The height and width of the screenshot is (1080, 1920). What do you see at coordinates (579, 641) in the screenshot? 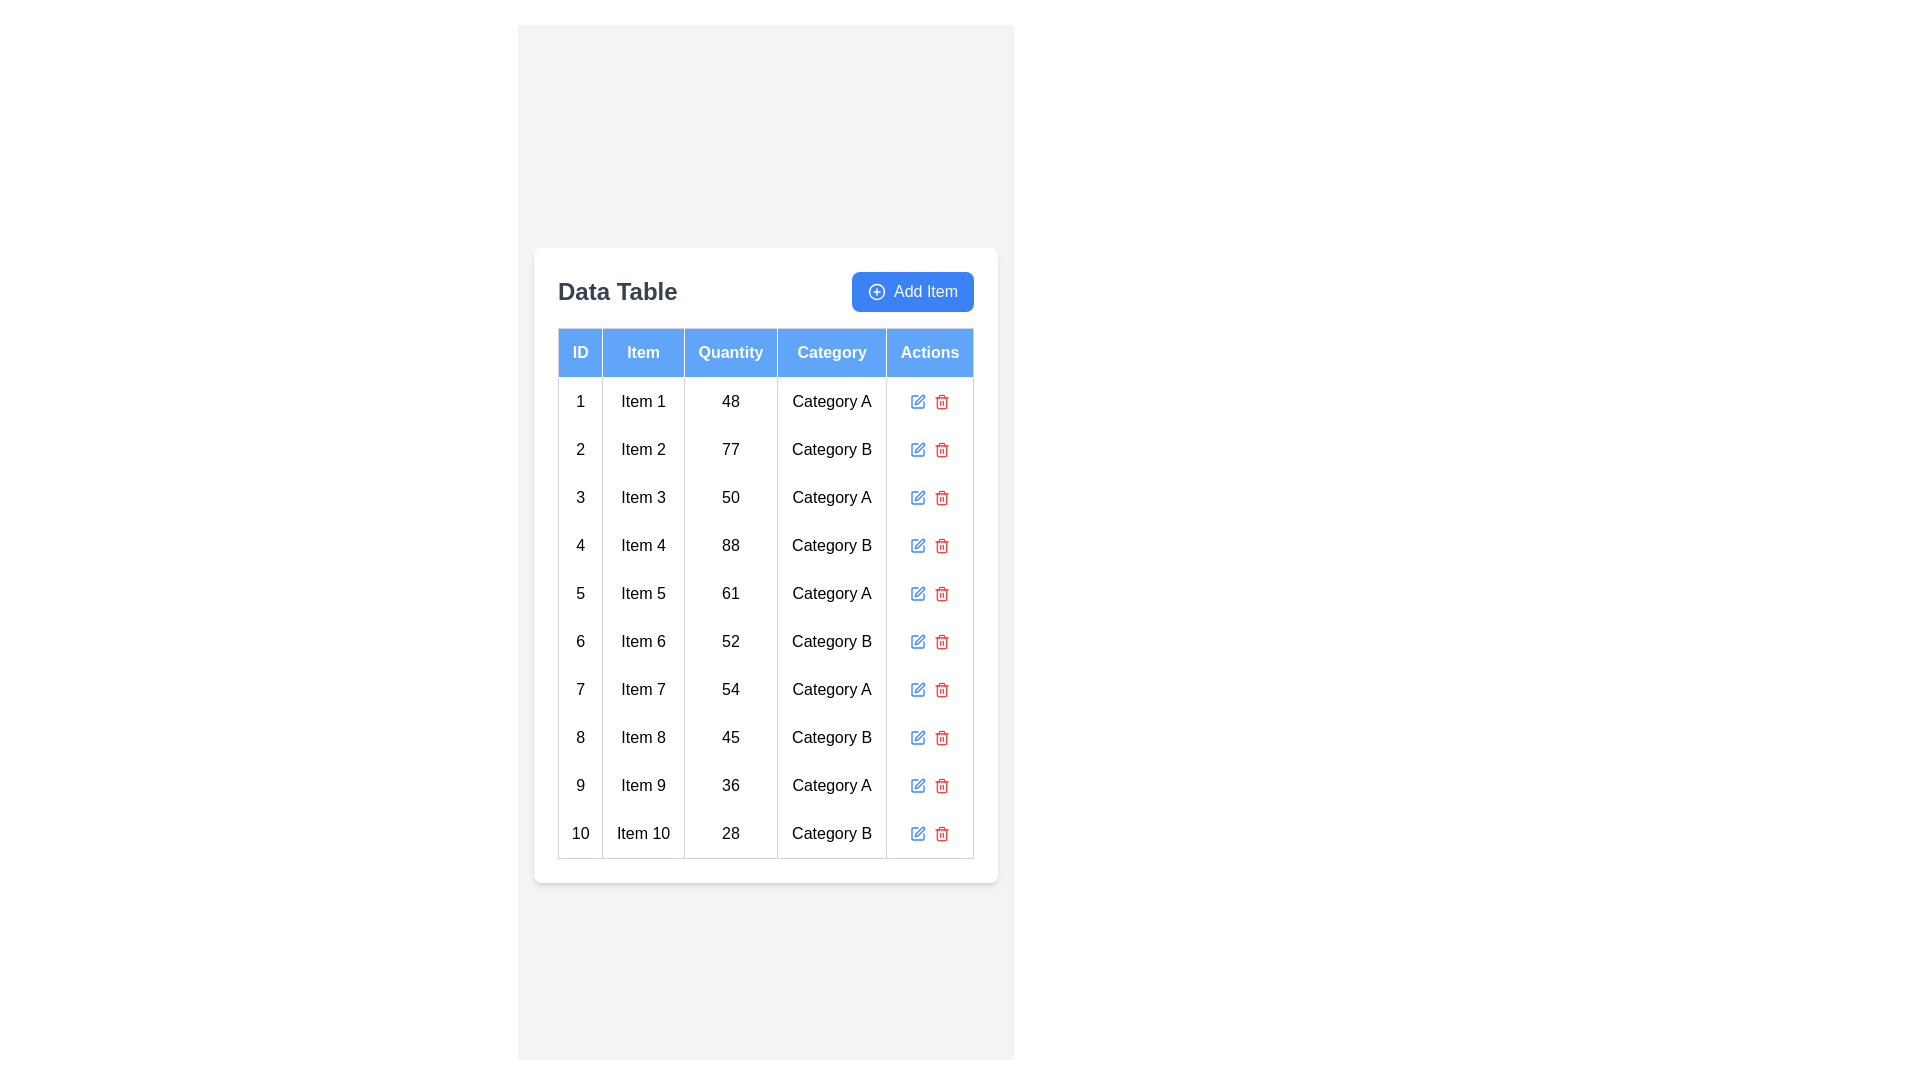
I see `the Table Cell` at bounding box center [579, 641].